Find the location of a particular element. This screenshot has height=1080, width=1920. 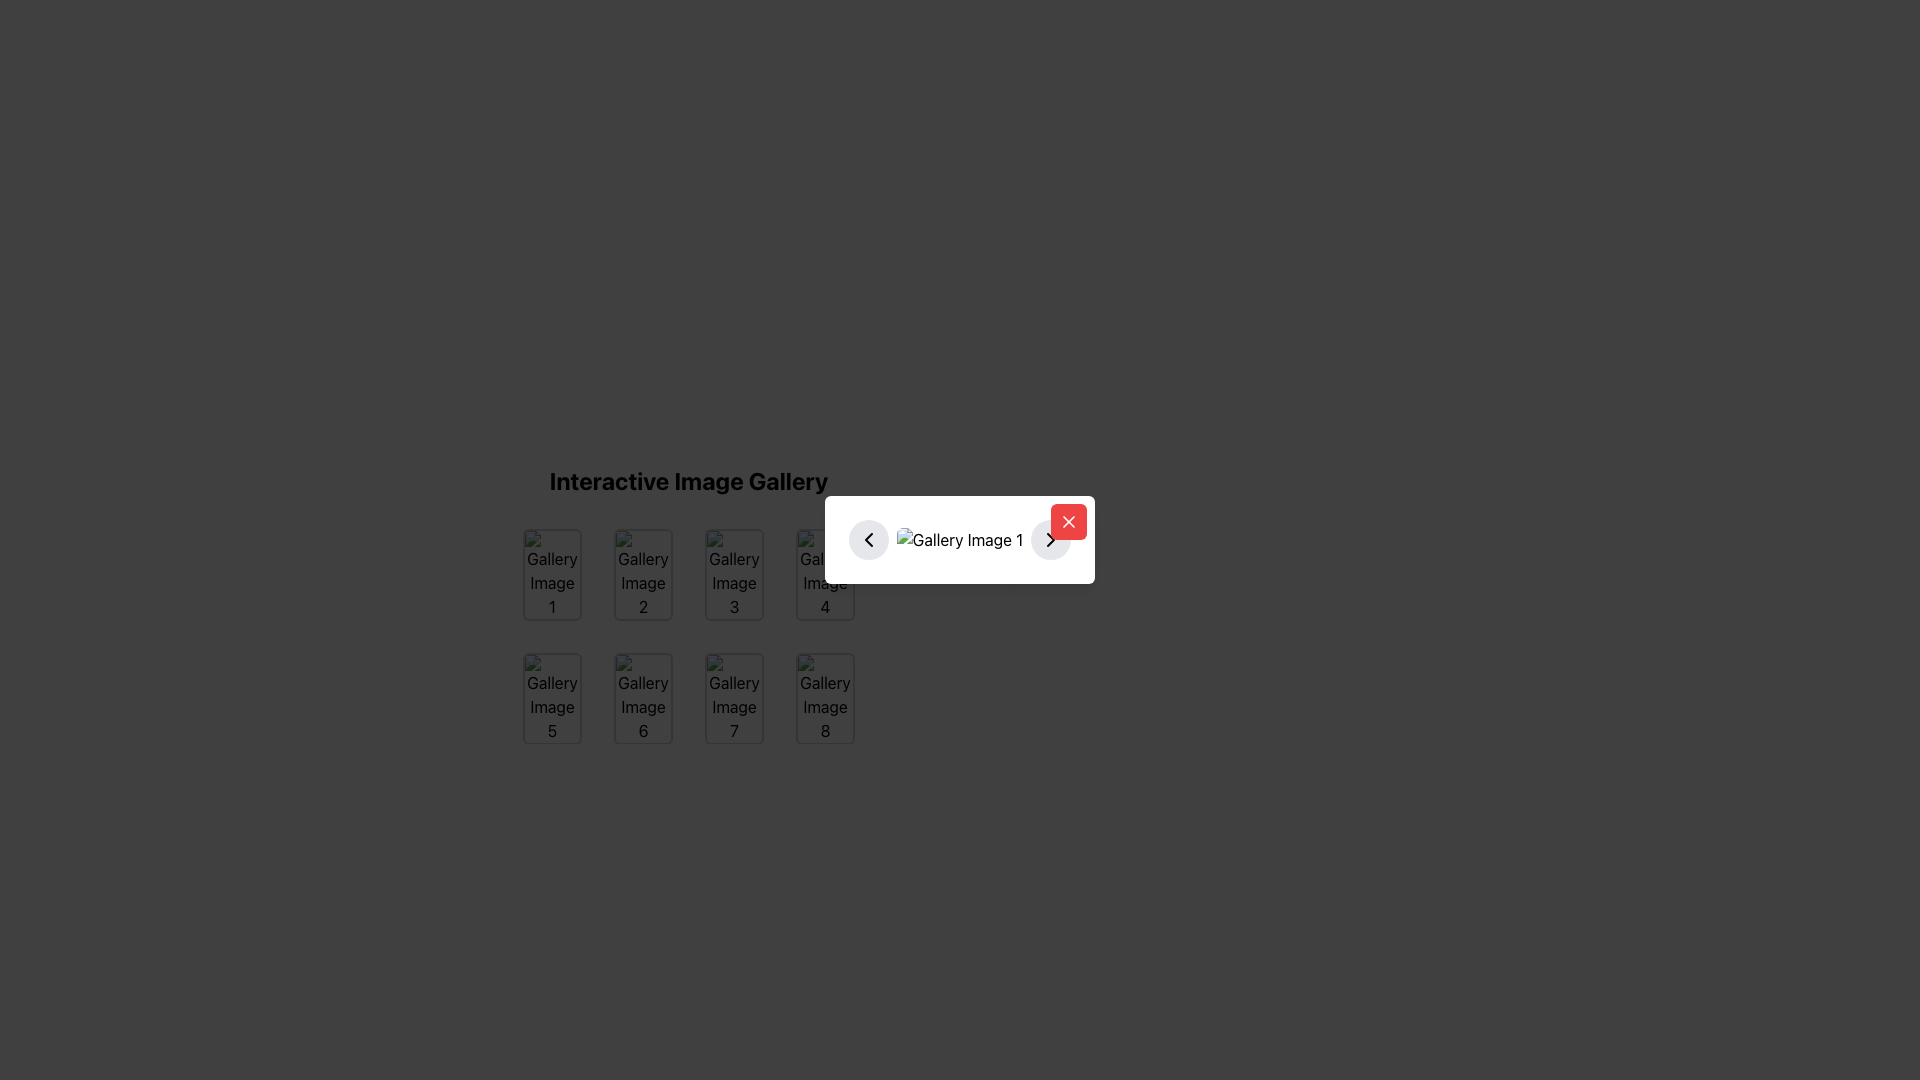

the zoom-in icon button, which is a circular magnifying glass with a plus symbol inside is located at coordinates (825, 574).